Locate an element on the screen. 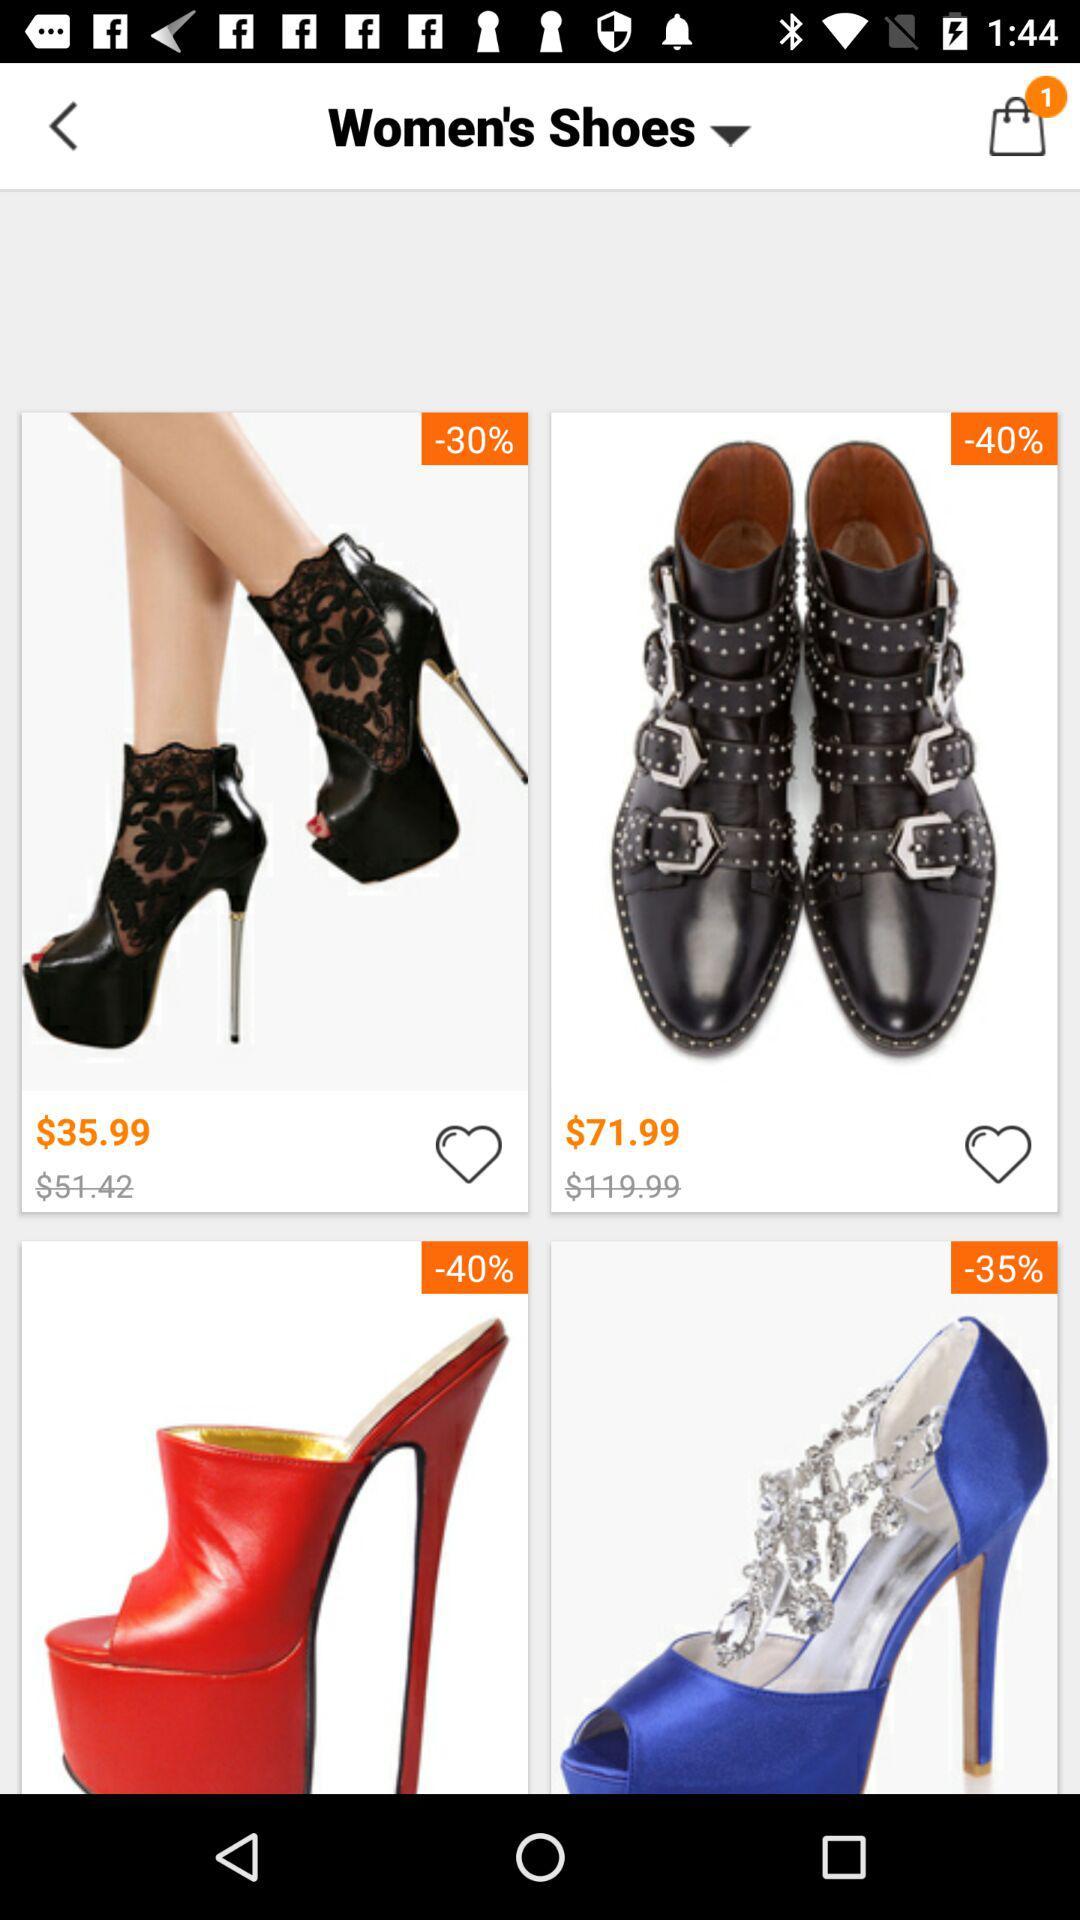 The image size is (1080, 1920). the  second heart symbol is located at coordinates (998, 1152).